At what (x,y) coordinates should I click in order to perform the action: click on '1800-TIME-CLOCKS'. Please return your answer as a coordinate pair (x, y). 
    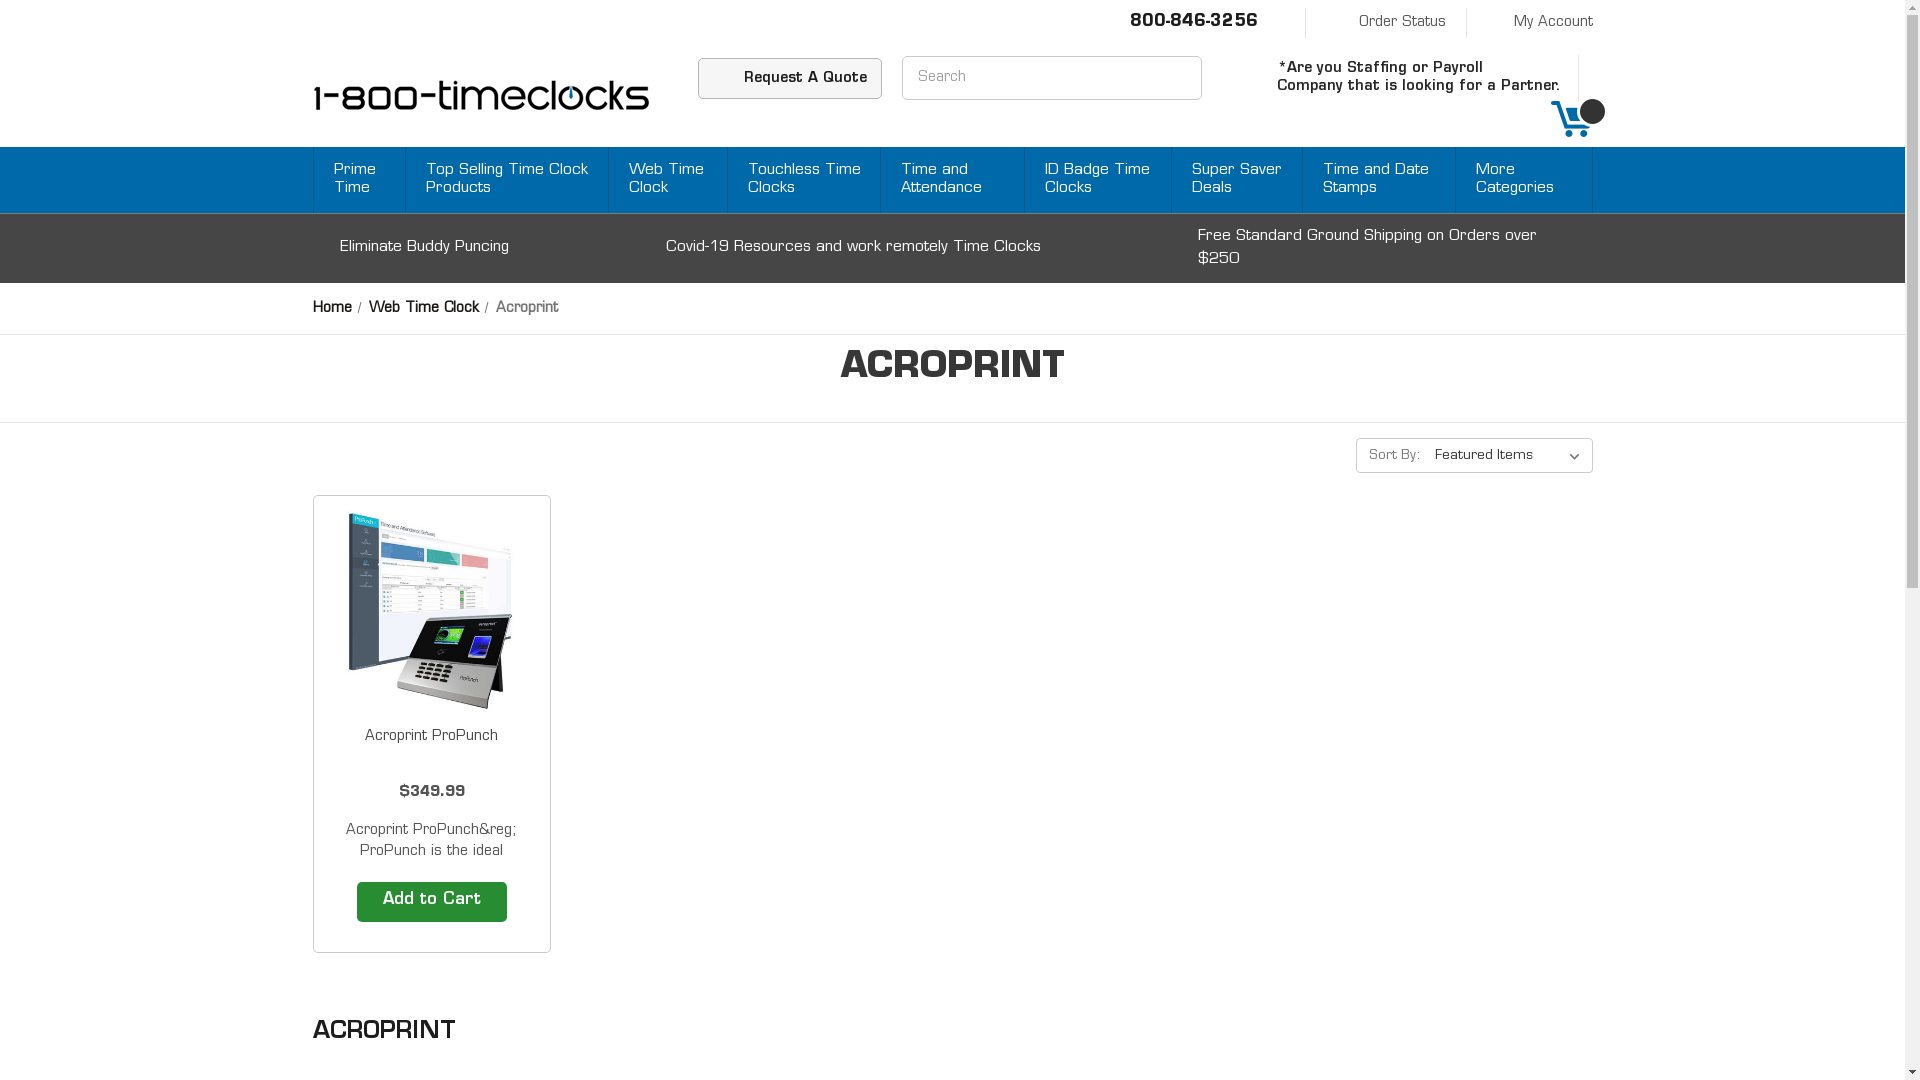
    Looking at the image, I should click on (480, 96).